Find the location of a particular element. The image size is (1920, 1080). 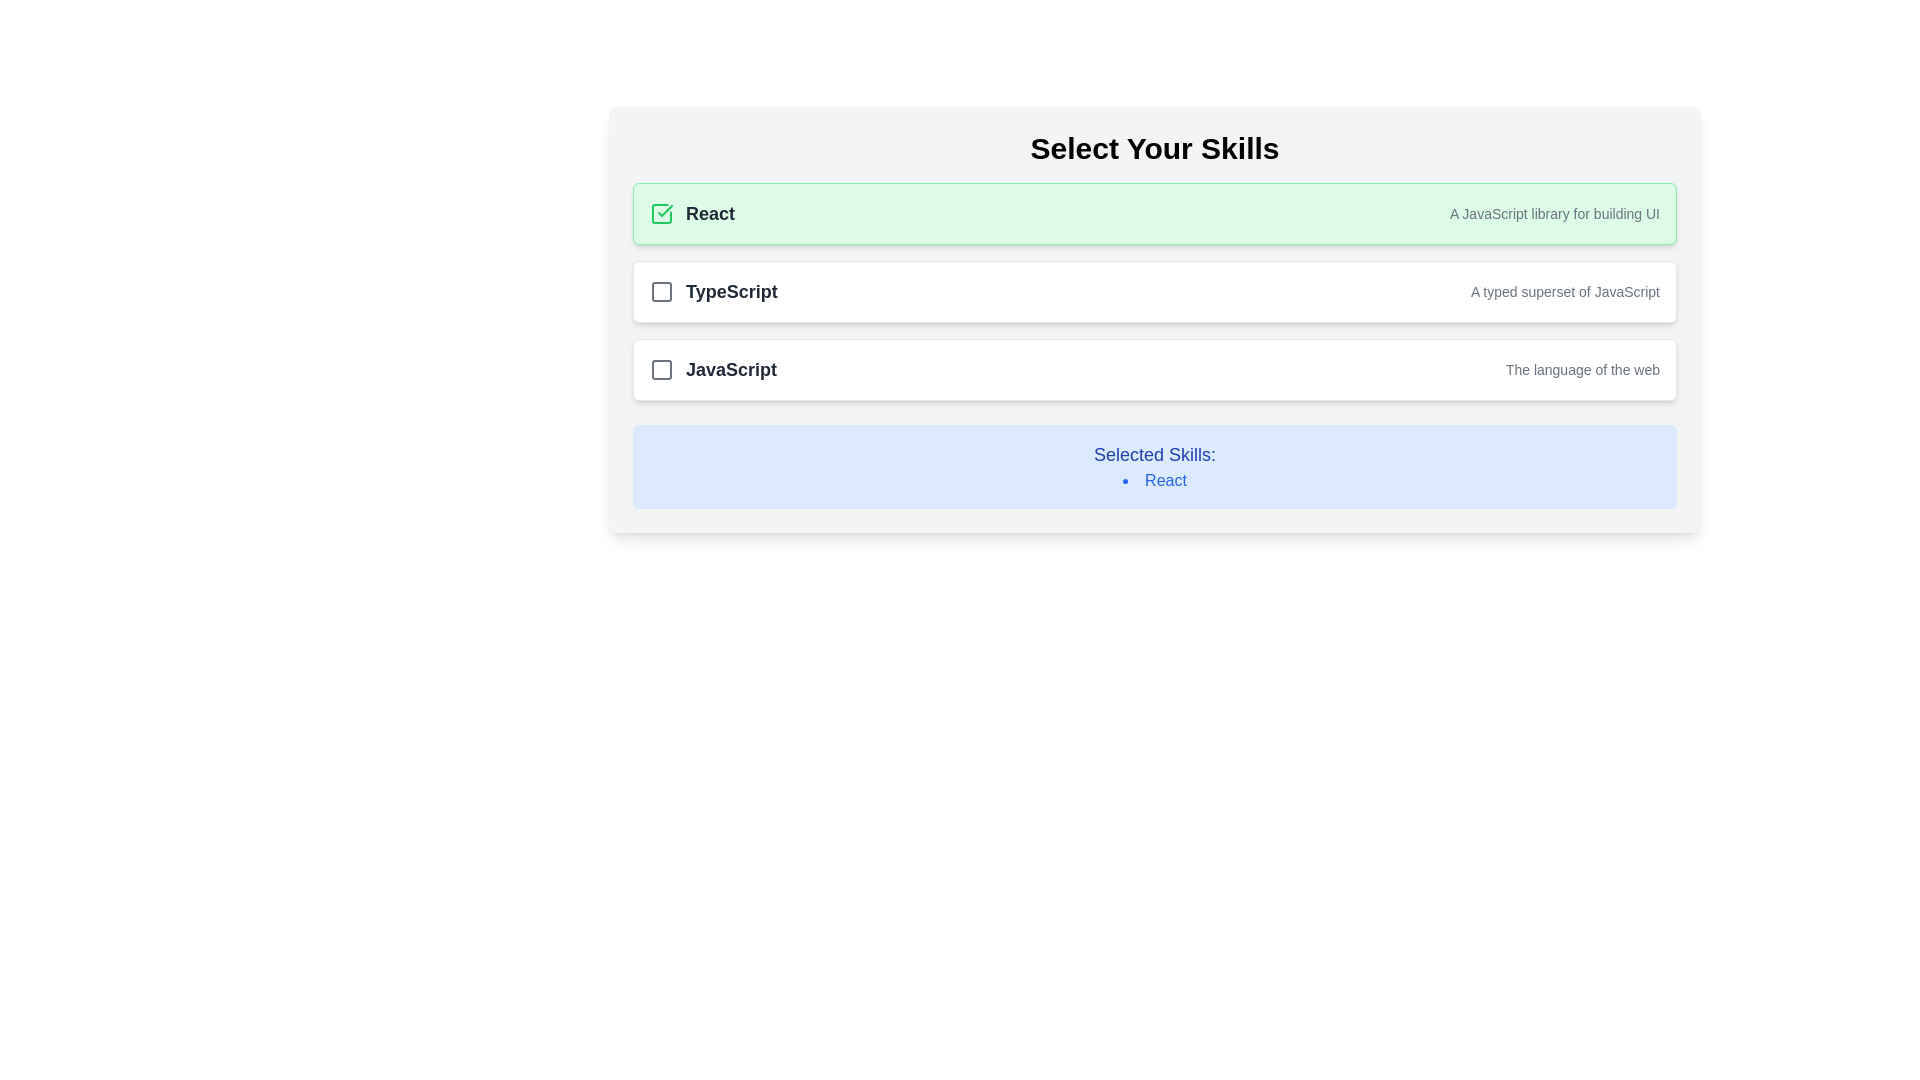

the Checkbox icon, which is a gray square with rounded corners located to the left of the 'JavaScript' label is located at coordinates (662, 370).